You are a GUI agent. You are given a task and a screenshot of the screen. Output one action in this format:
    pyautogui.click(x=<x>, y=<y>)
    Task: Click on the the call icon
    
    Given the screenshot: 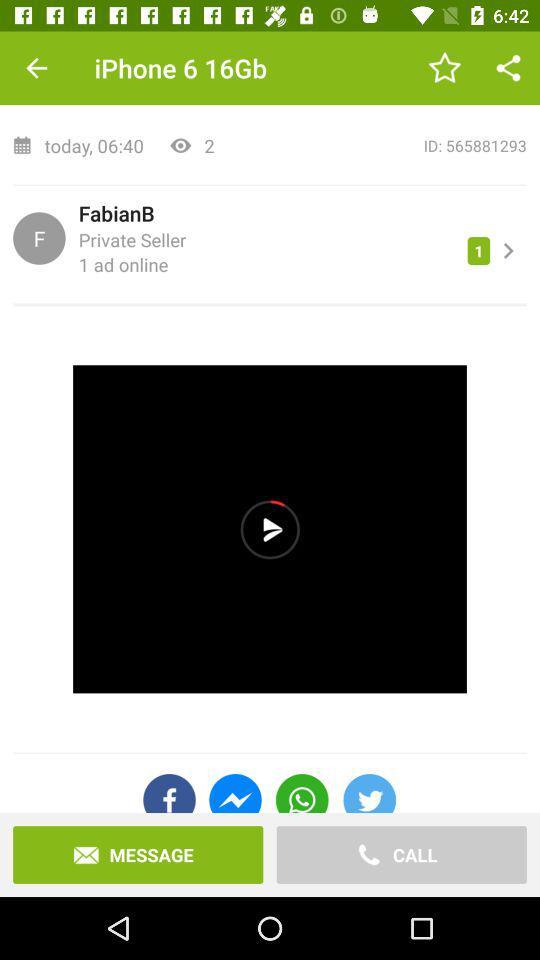 What is the action you would take?
    pyautogui.click(x=301, y=793)
    